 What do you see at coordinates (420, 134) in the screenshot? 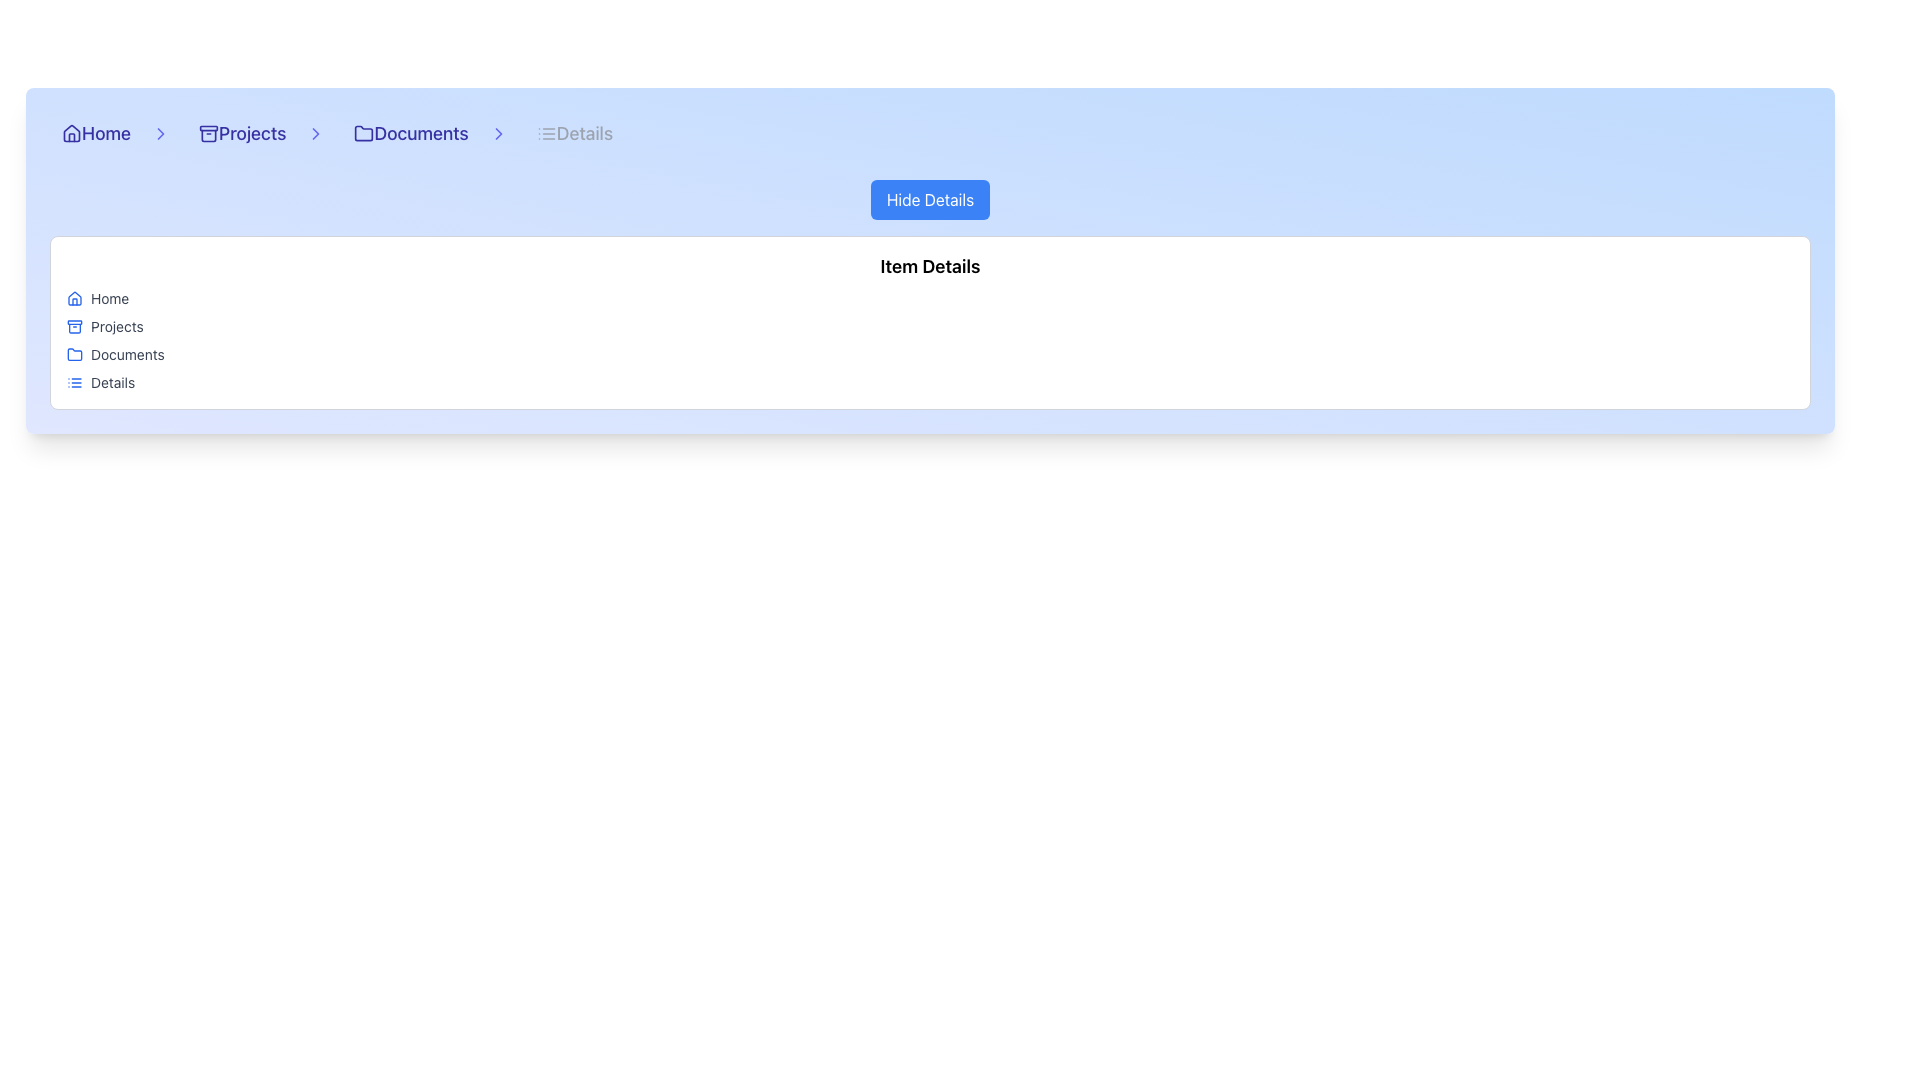
I see `the 'Documents' text link in the breadcrumb navigation bar, which is styled with a blue font color and is the third link in the horizontal list` at bounding box center [420, 134].